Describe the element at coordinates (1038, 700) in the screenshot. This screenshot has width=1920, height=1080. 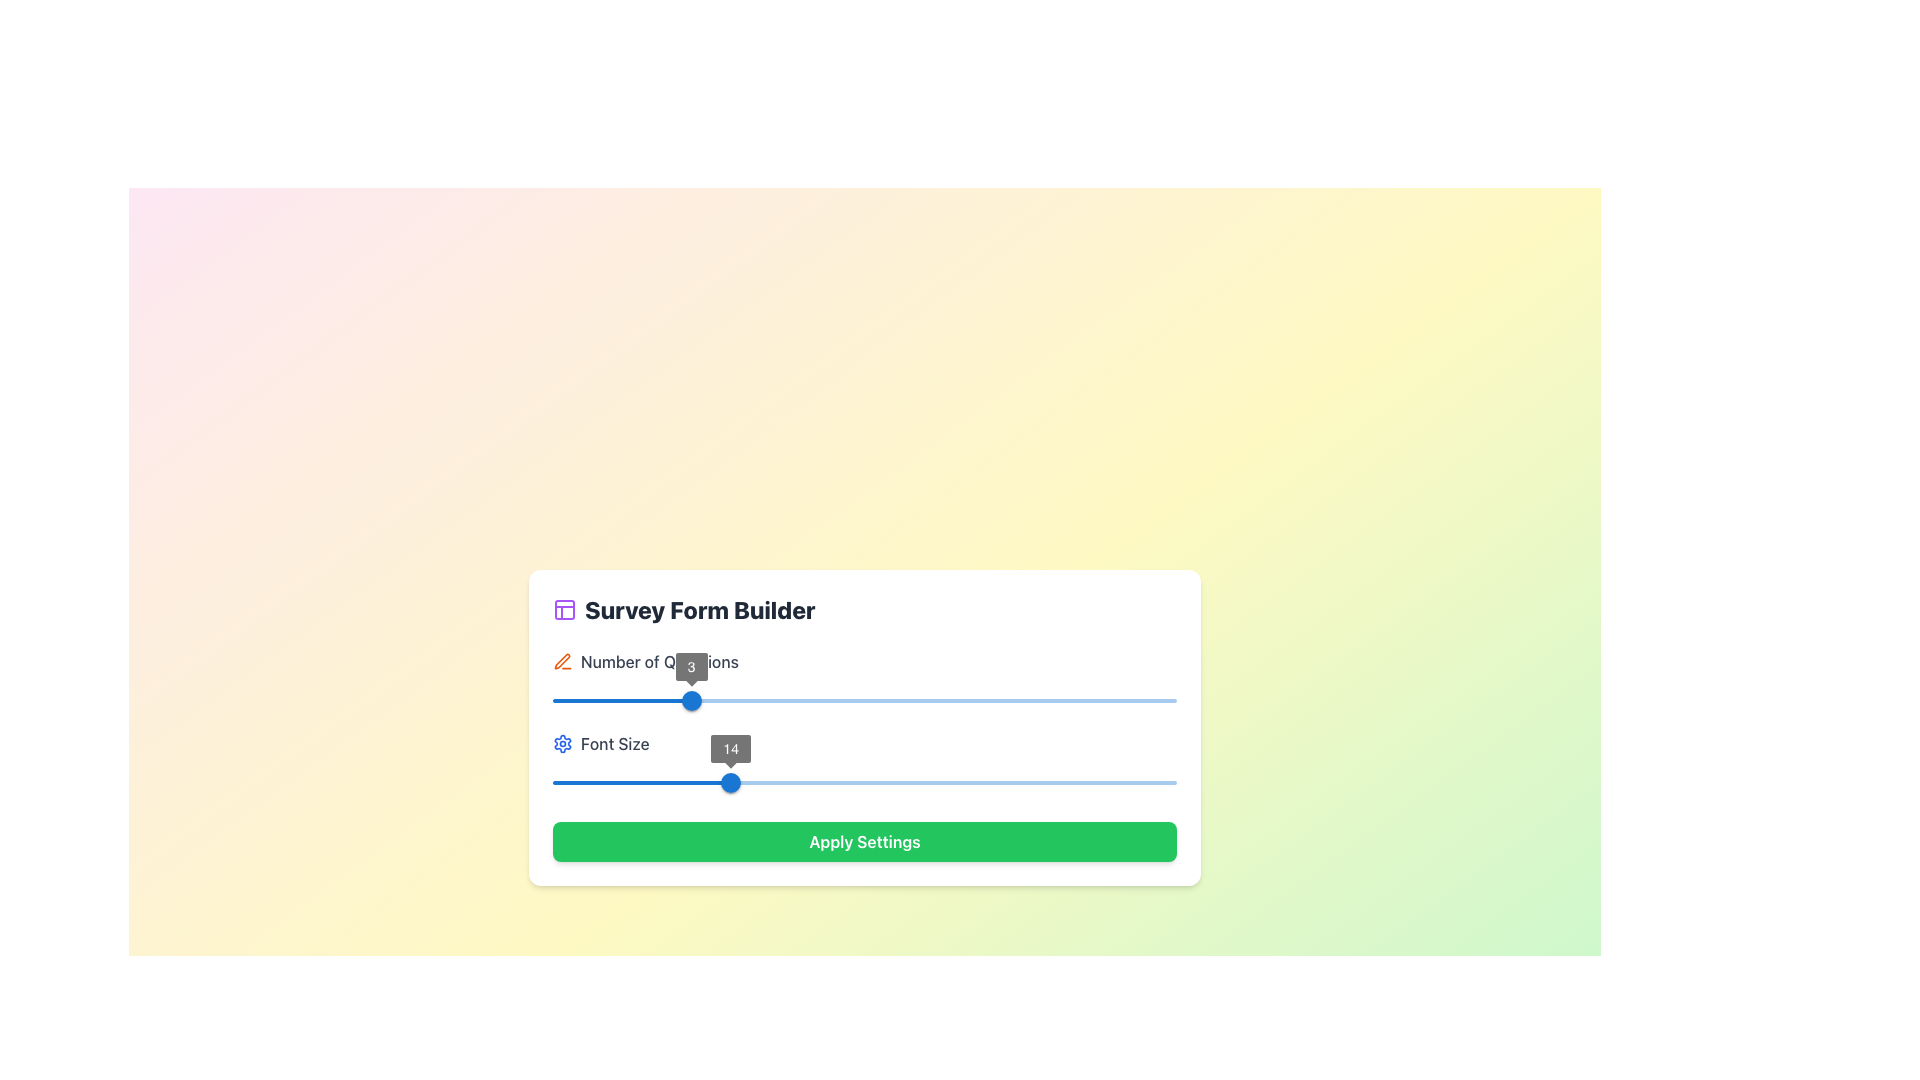
I see `the number of questions` at that location.